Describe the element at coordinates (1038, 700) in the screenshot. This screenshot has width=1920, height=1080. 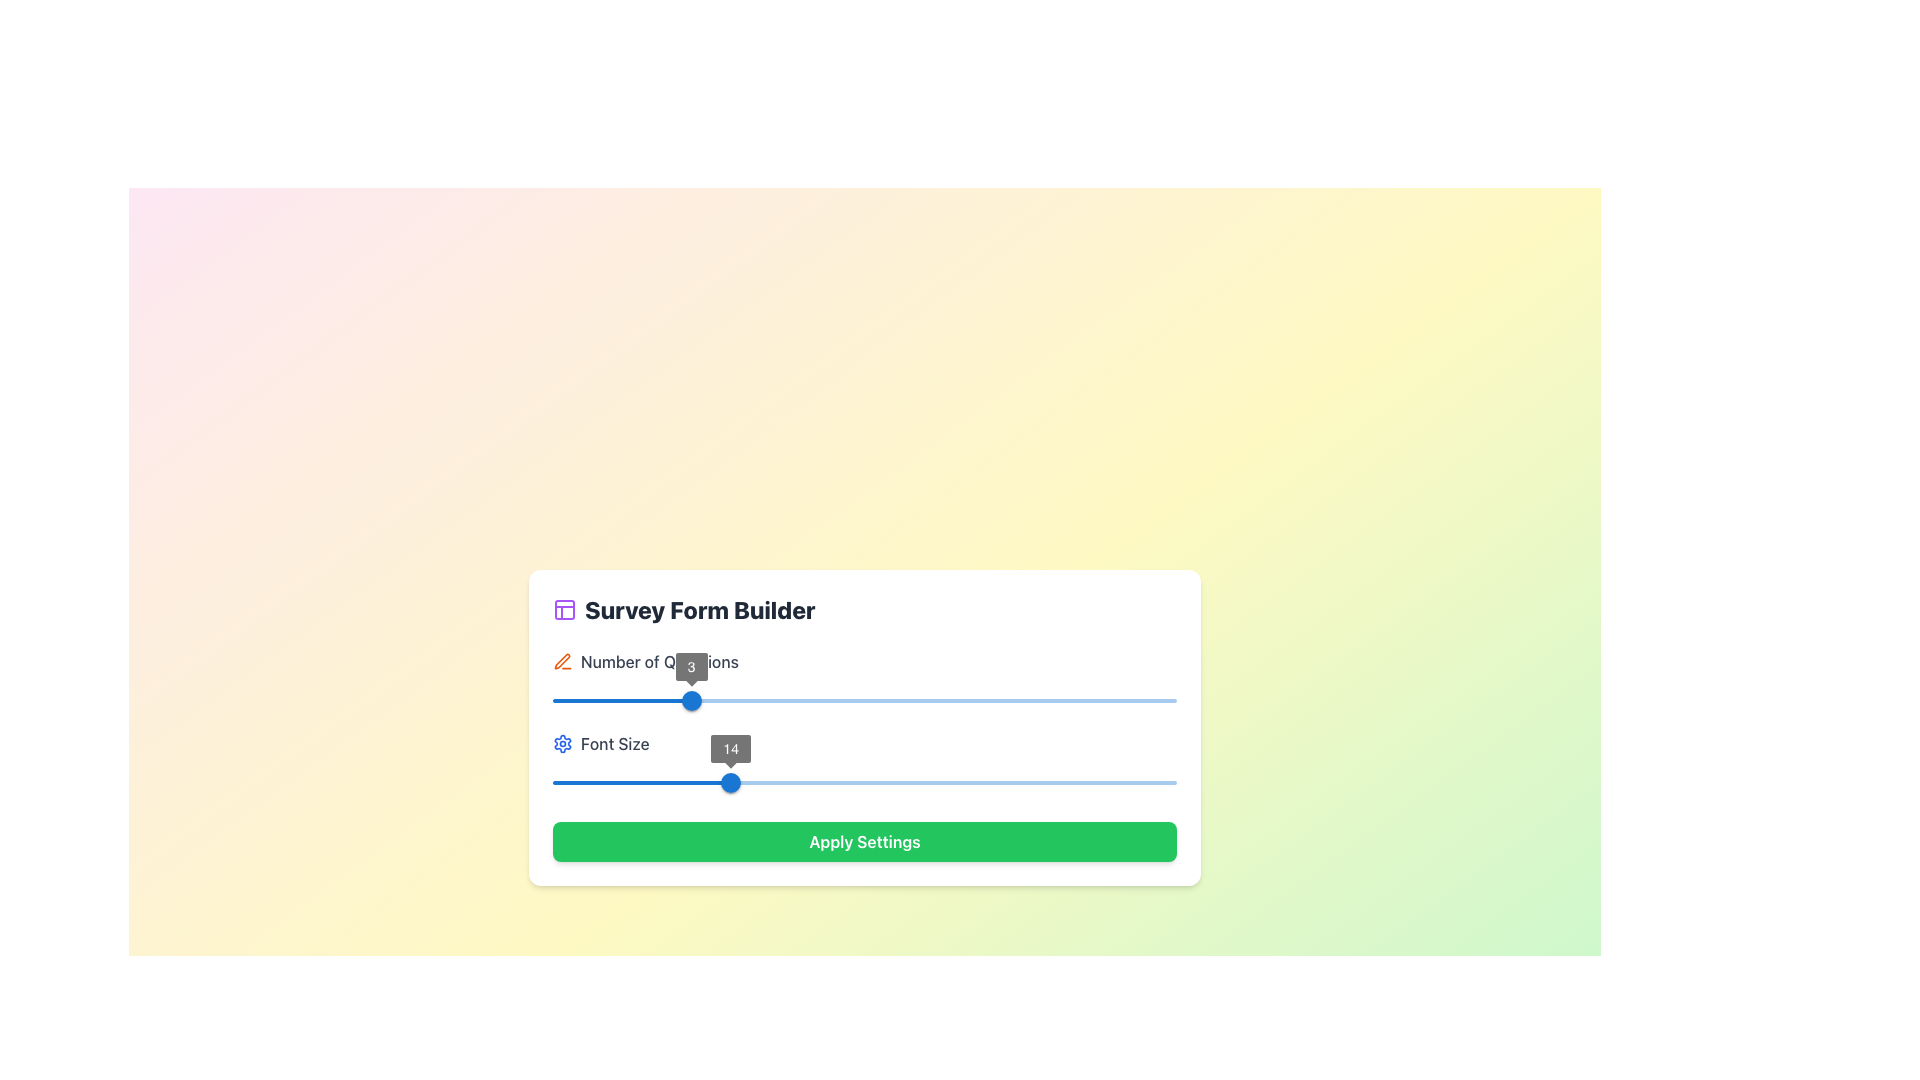
I see `the number of questions` at that location.